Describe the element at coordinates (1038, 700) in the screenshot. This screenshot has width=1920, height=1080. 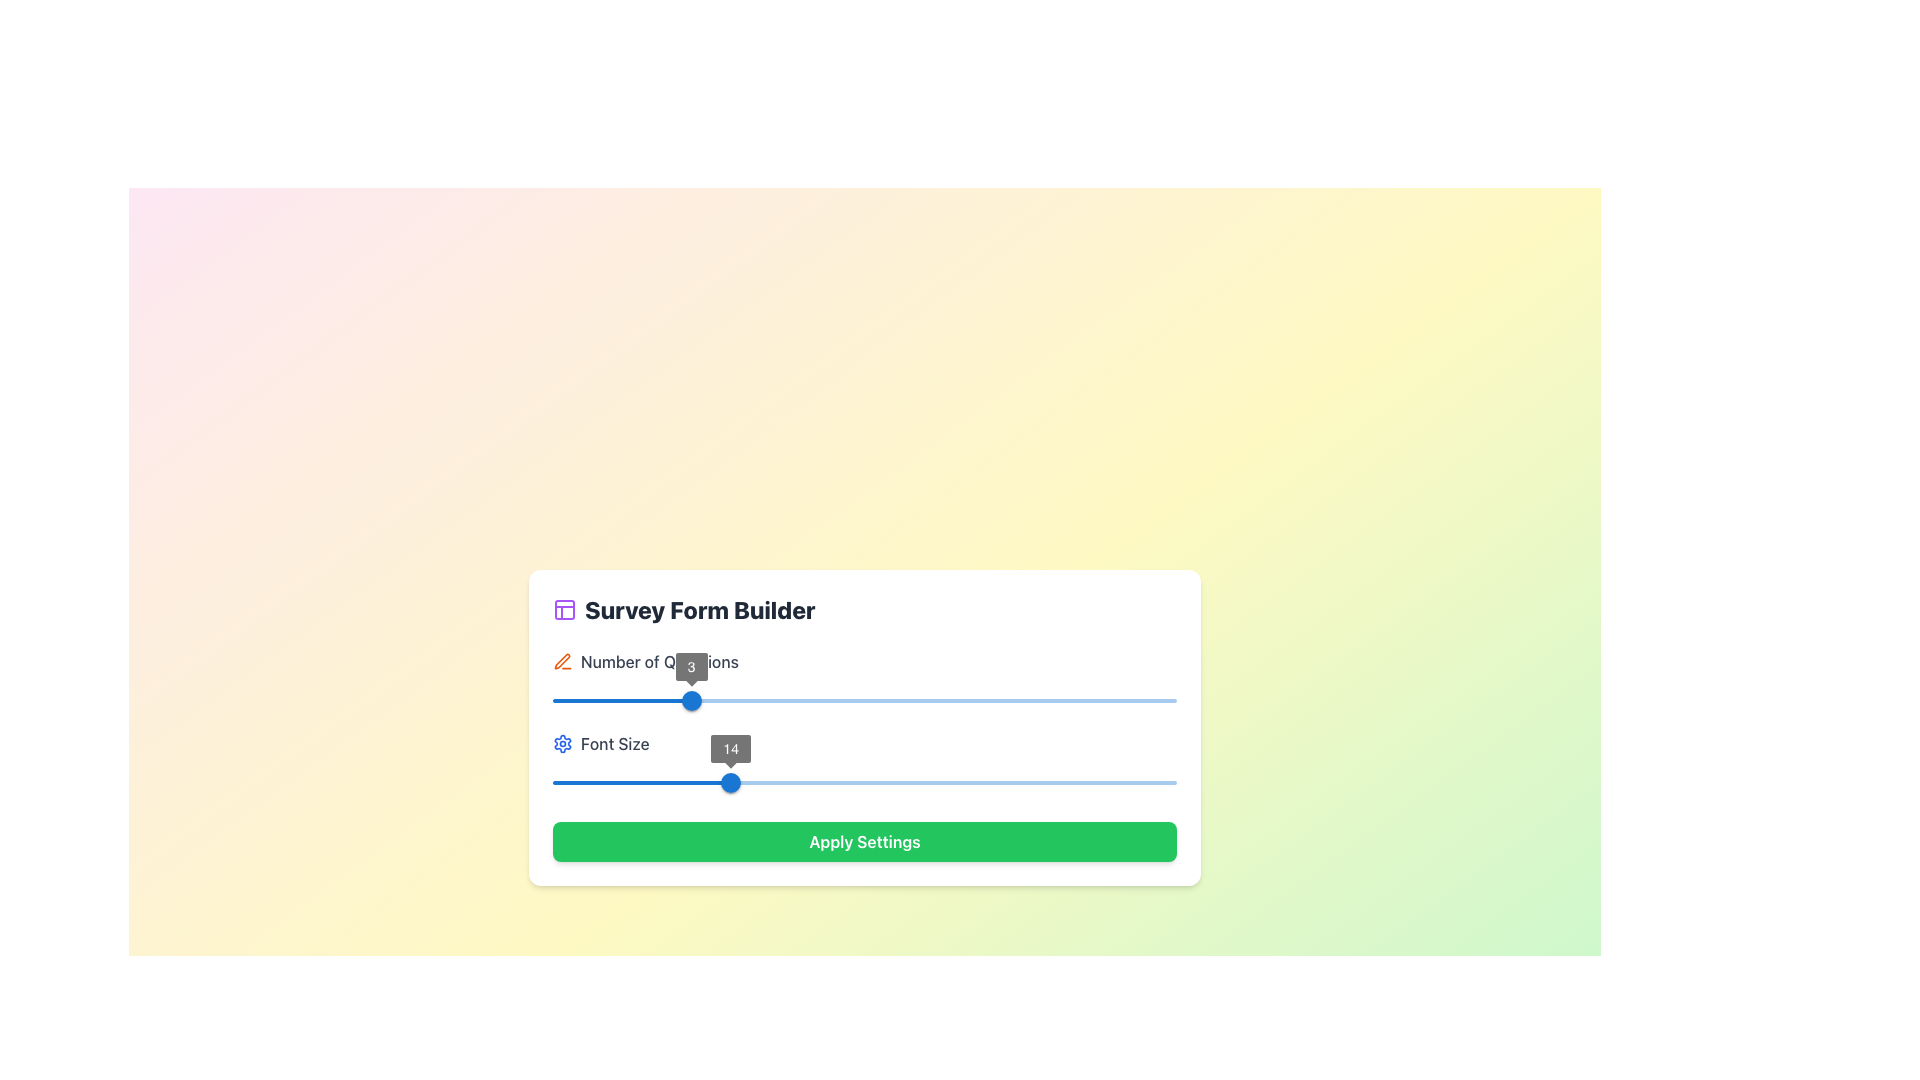
I see `the number of questions` at that location.